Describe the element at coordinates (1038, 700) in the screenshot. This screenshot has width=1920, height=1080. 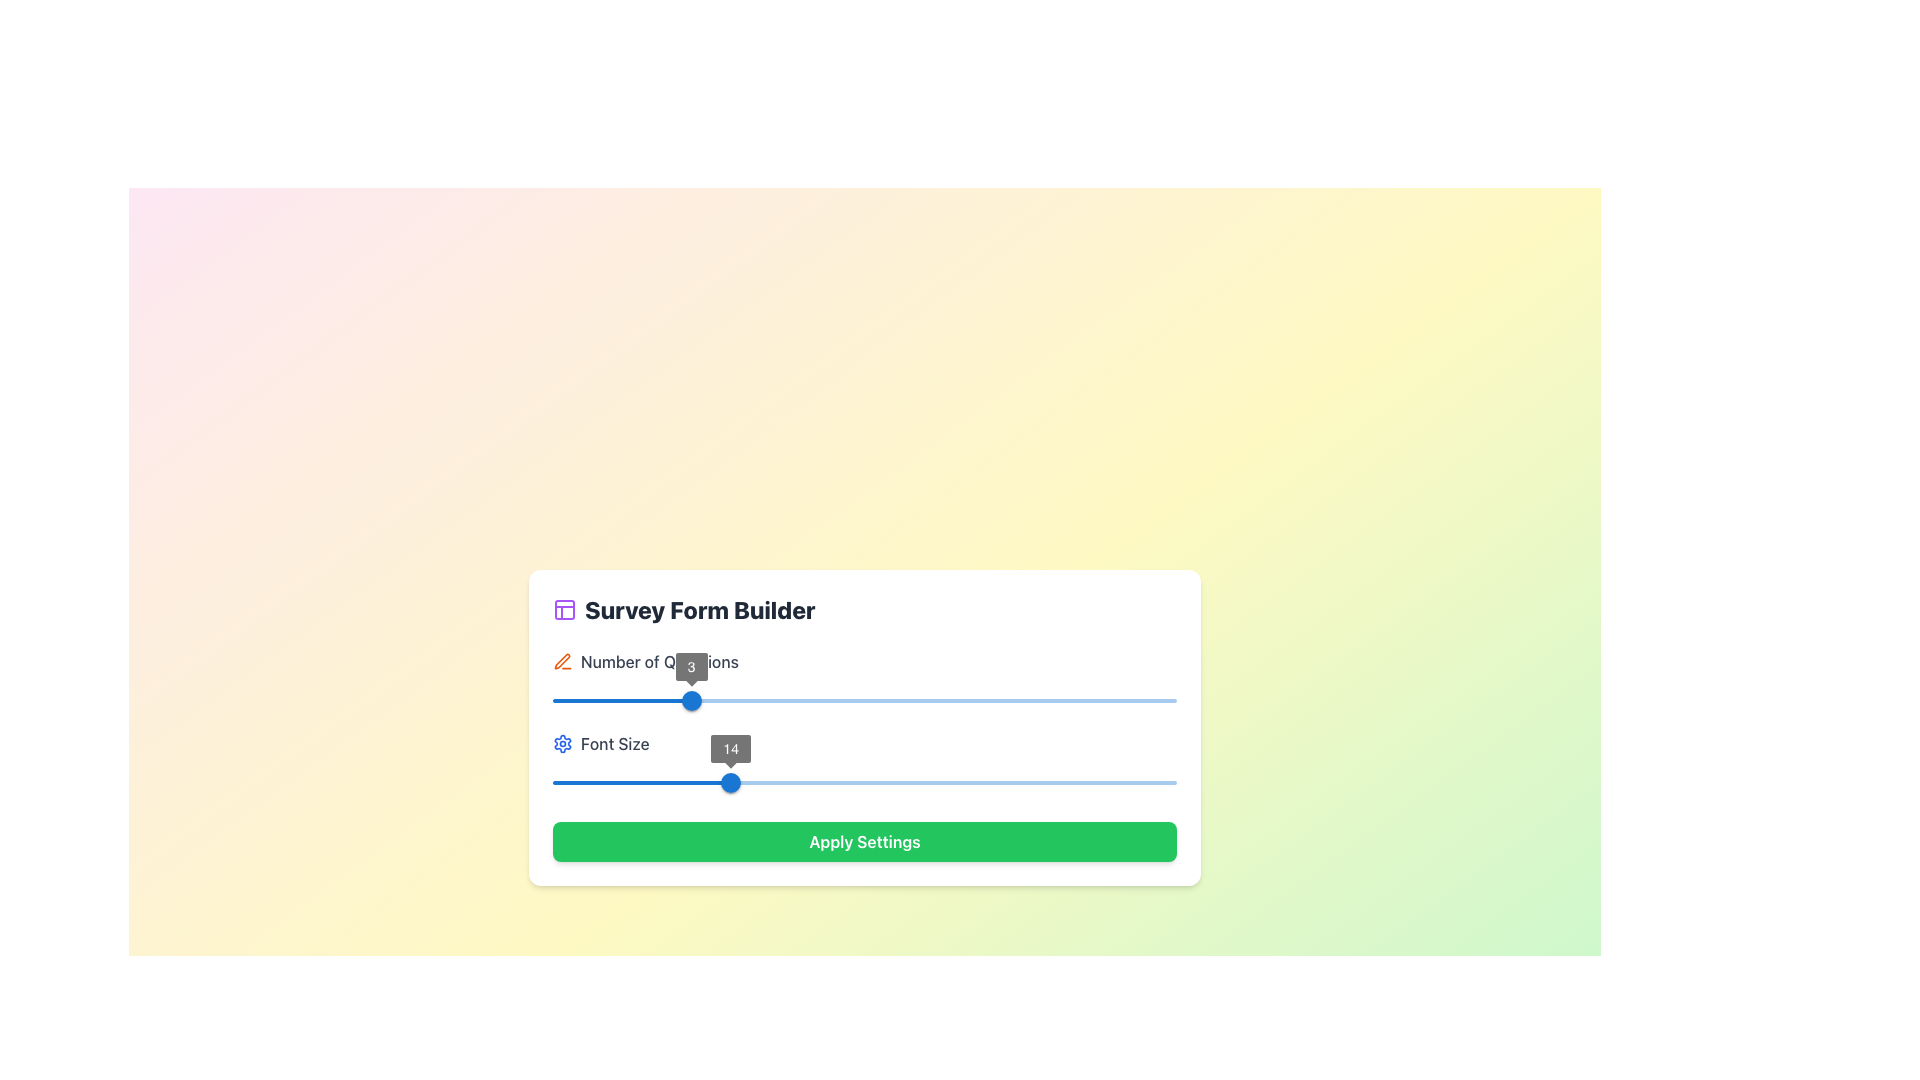
I see `the number of questions` at that location.